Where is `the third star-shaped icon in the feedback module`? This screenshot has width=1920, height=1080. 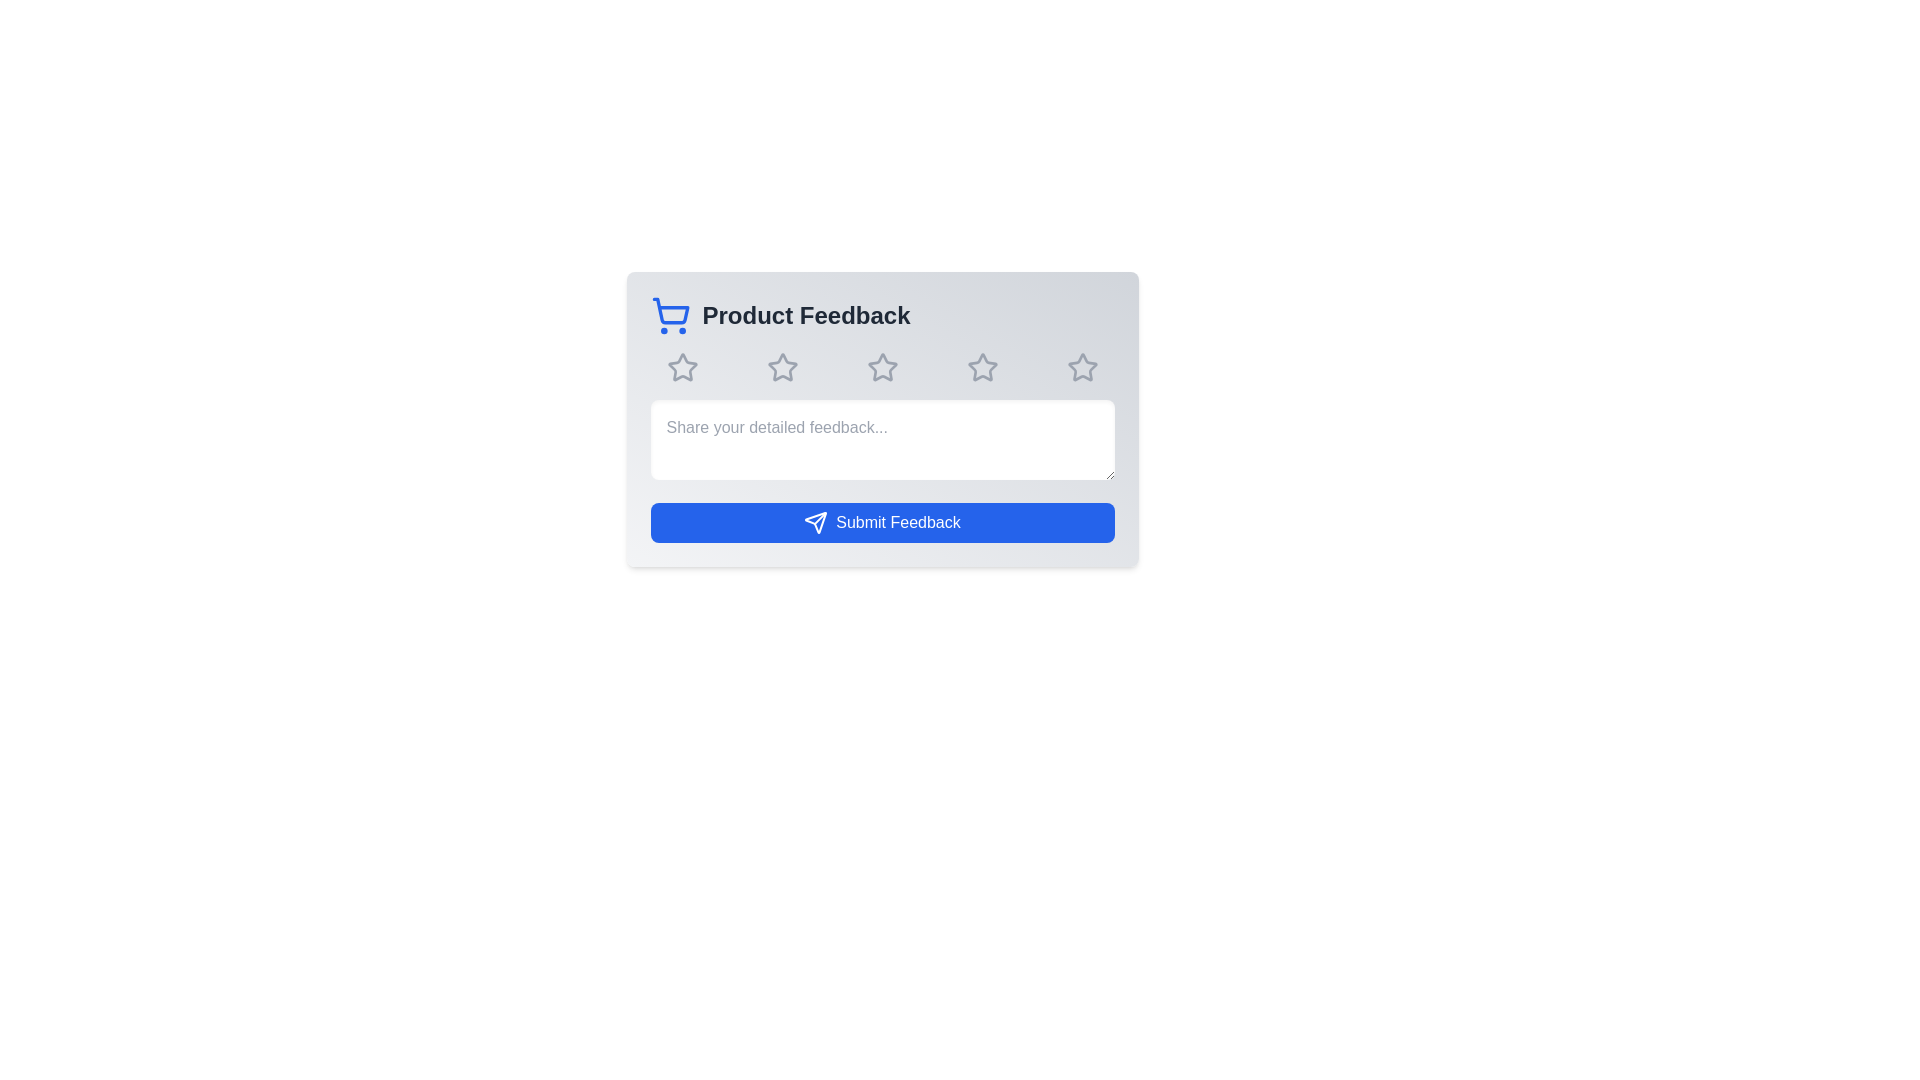
the third star-shaped icon in the feedback module is located at coordinates (781, 367).